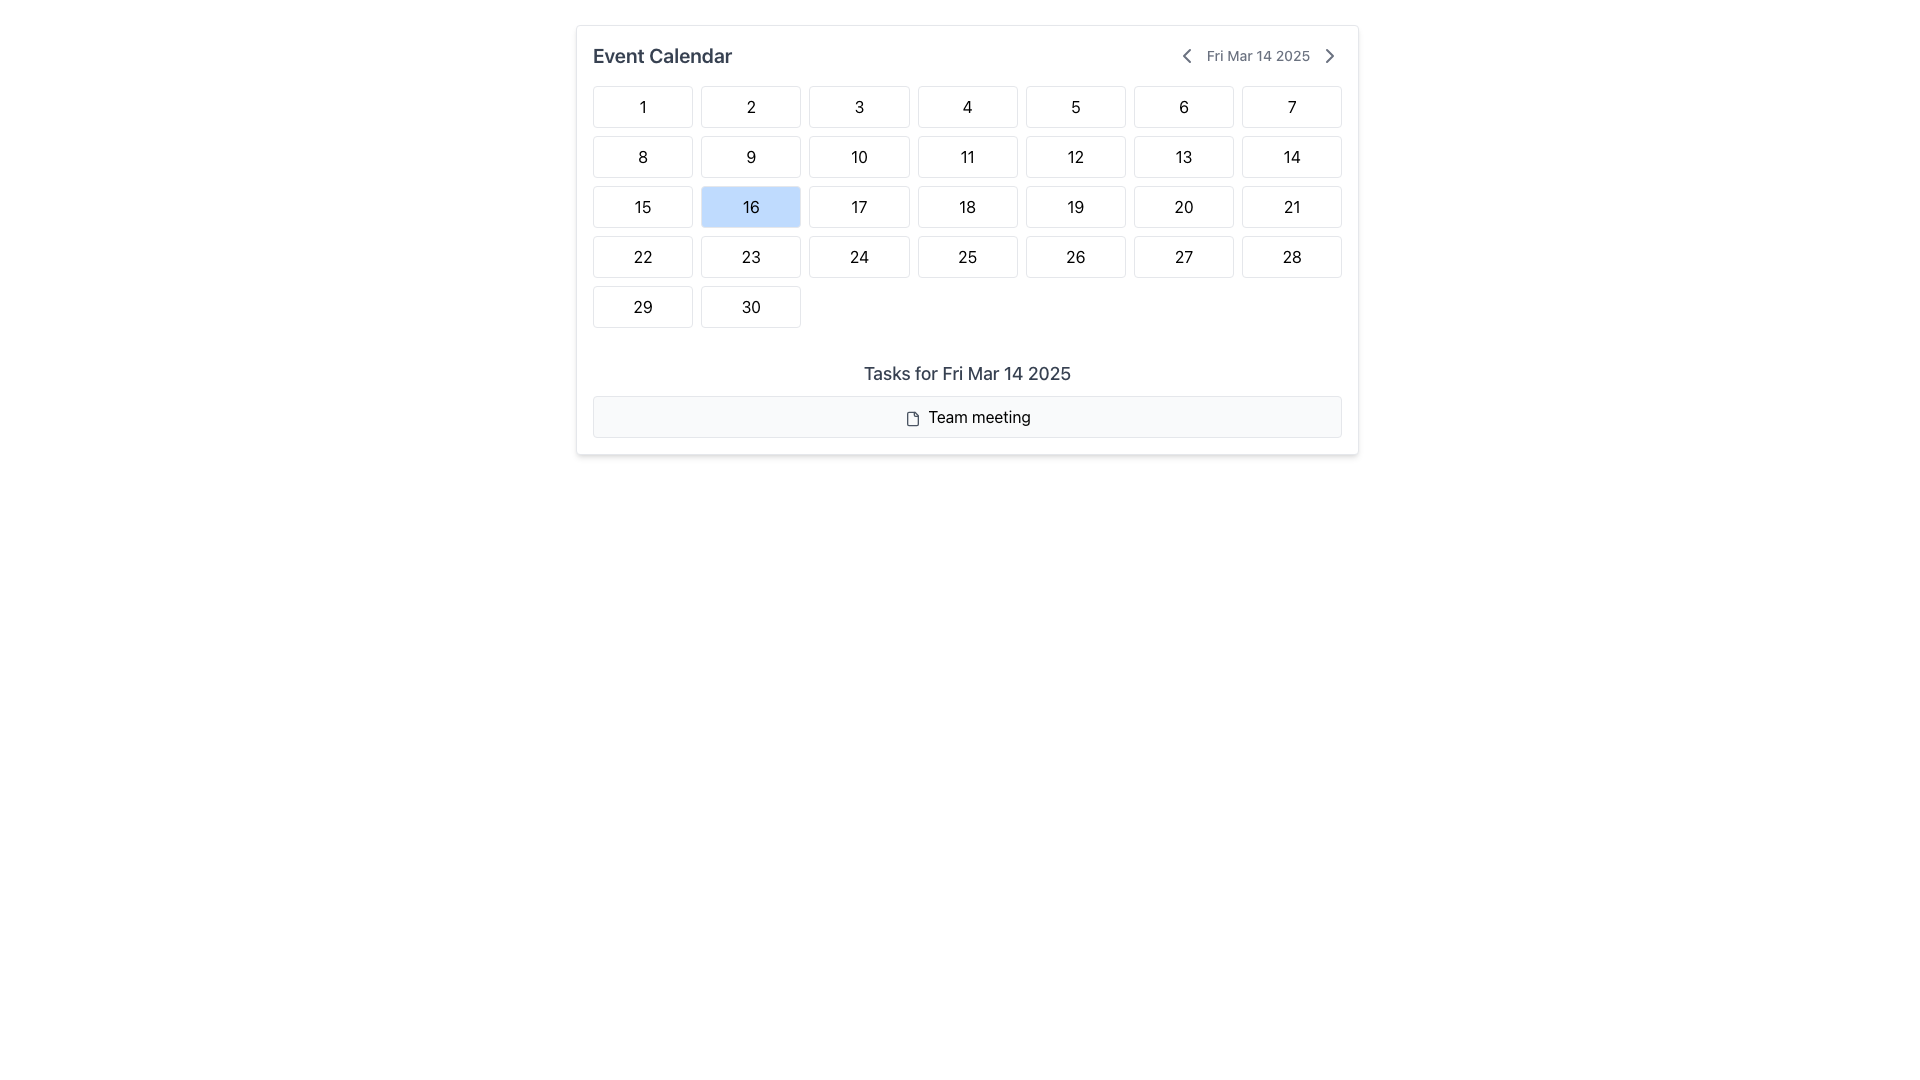  What do you see at coordinates (967, 107) in the screenshot?
I see `the date button representing '4' in the calendar interface` at bounding box center [967, 107].